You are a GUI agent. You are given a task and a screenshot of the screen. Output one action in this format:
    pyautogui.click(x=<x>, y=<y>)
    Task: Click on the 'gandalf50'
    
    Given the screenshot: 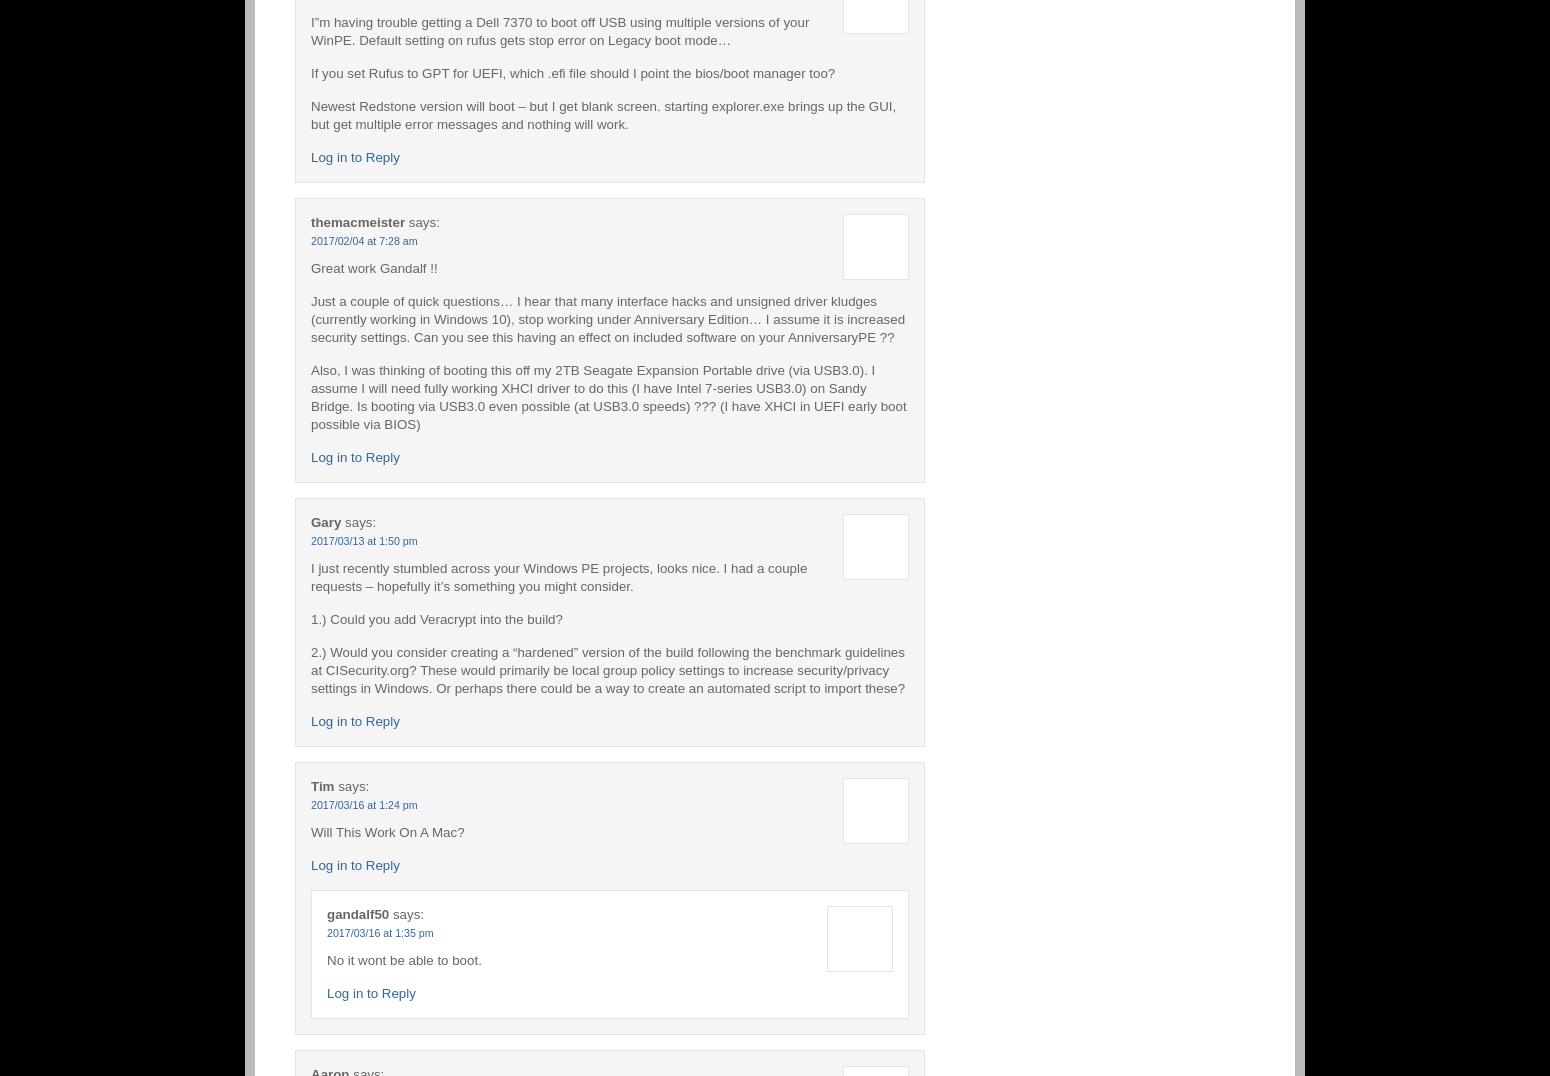 What is the action you would take?
    pyautogui.click(x=357, y=912)
    